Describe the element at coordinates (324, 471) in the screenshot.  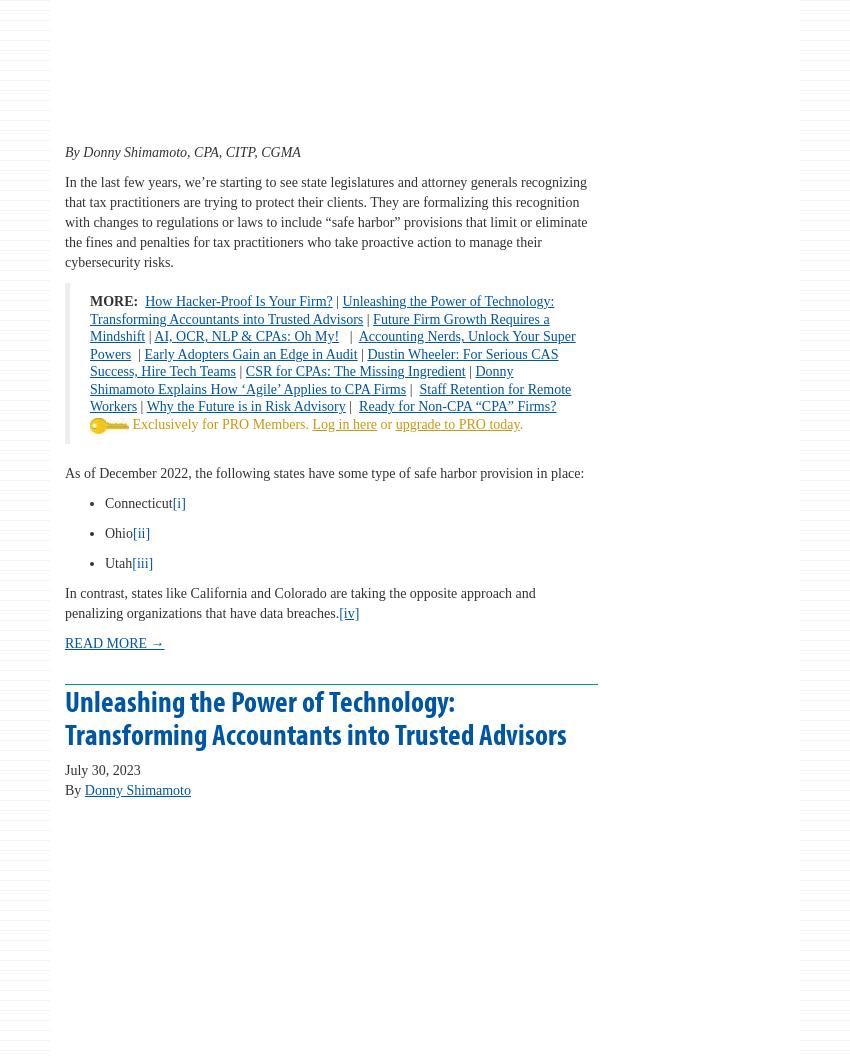
I see `'As of December 2022, the following states have some type of safe harbor provision in place:'` at that location.